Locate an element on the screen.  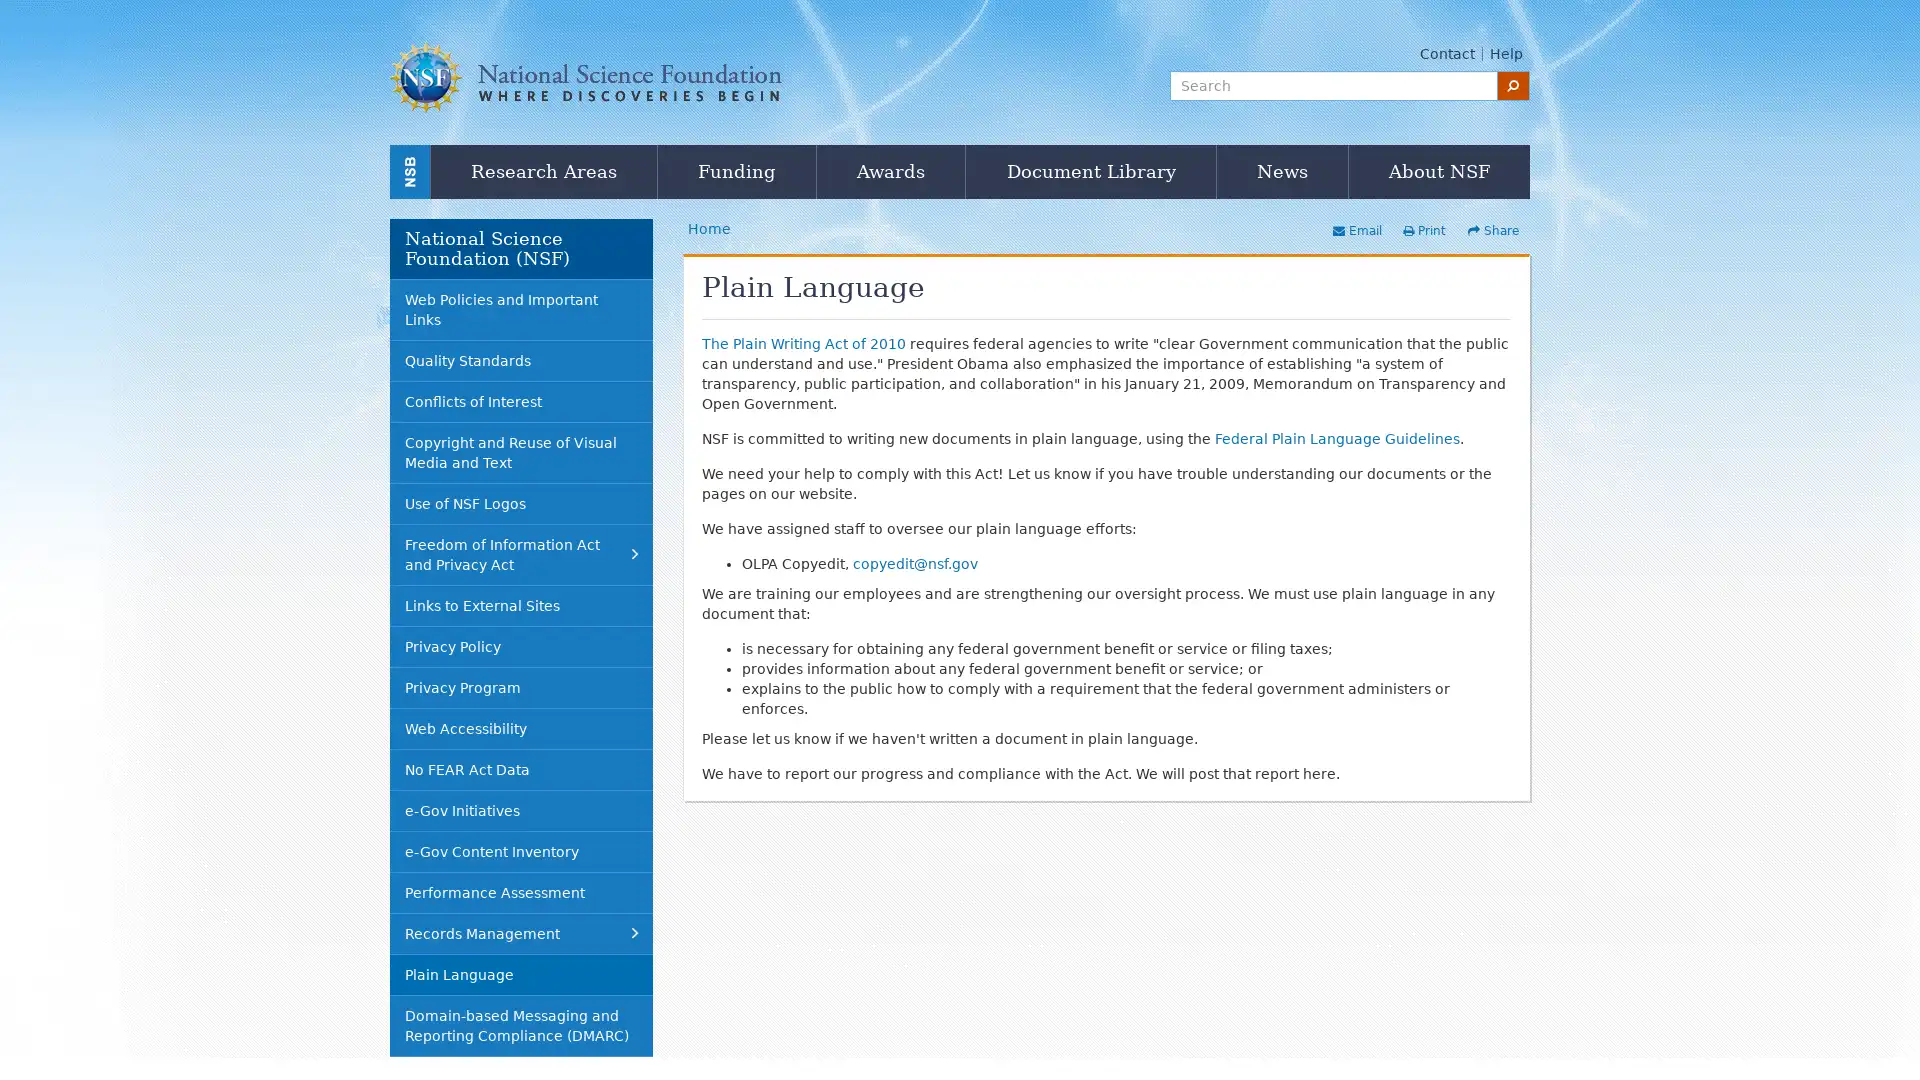
Share this page is located at coordinates (1492, 230).